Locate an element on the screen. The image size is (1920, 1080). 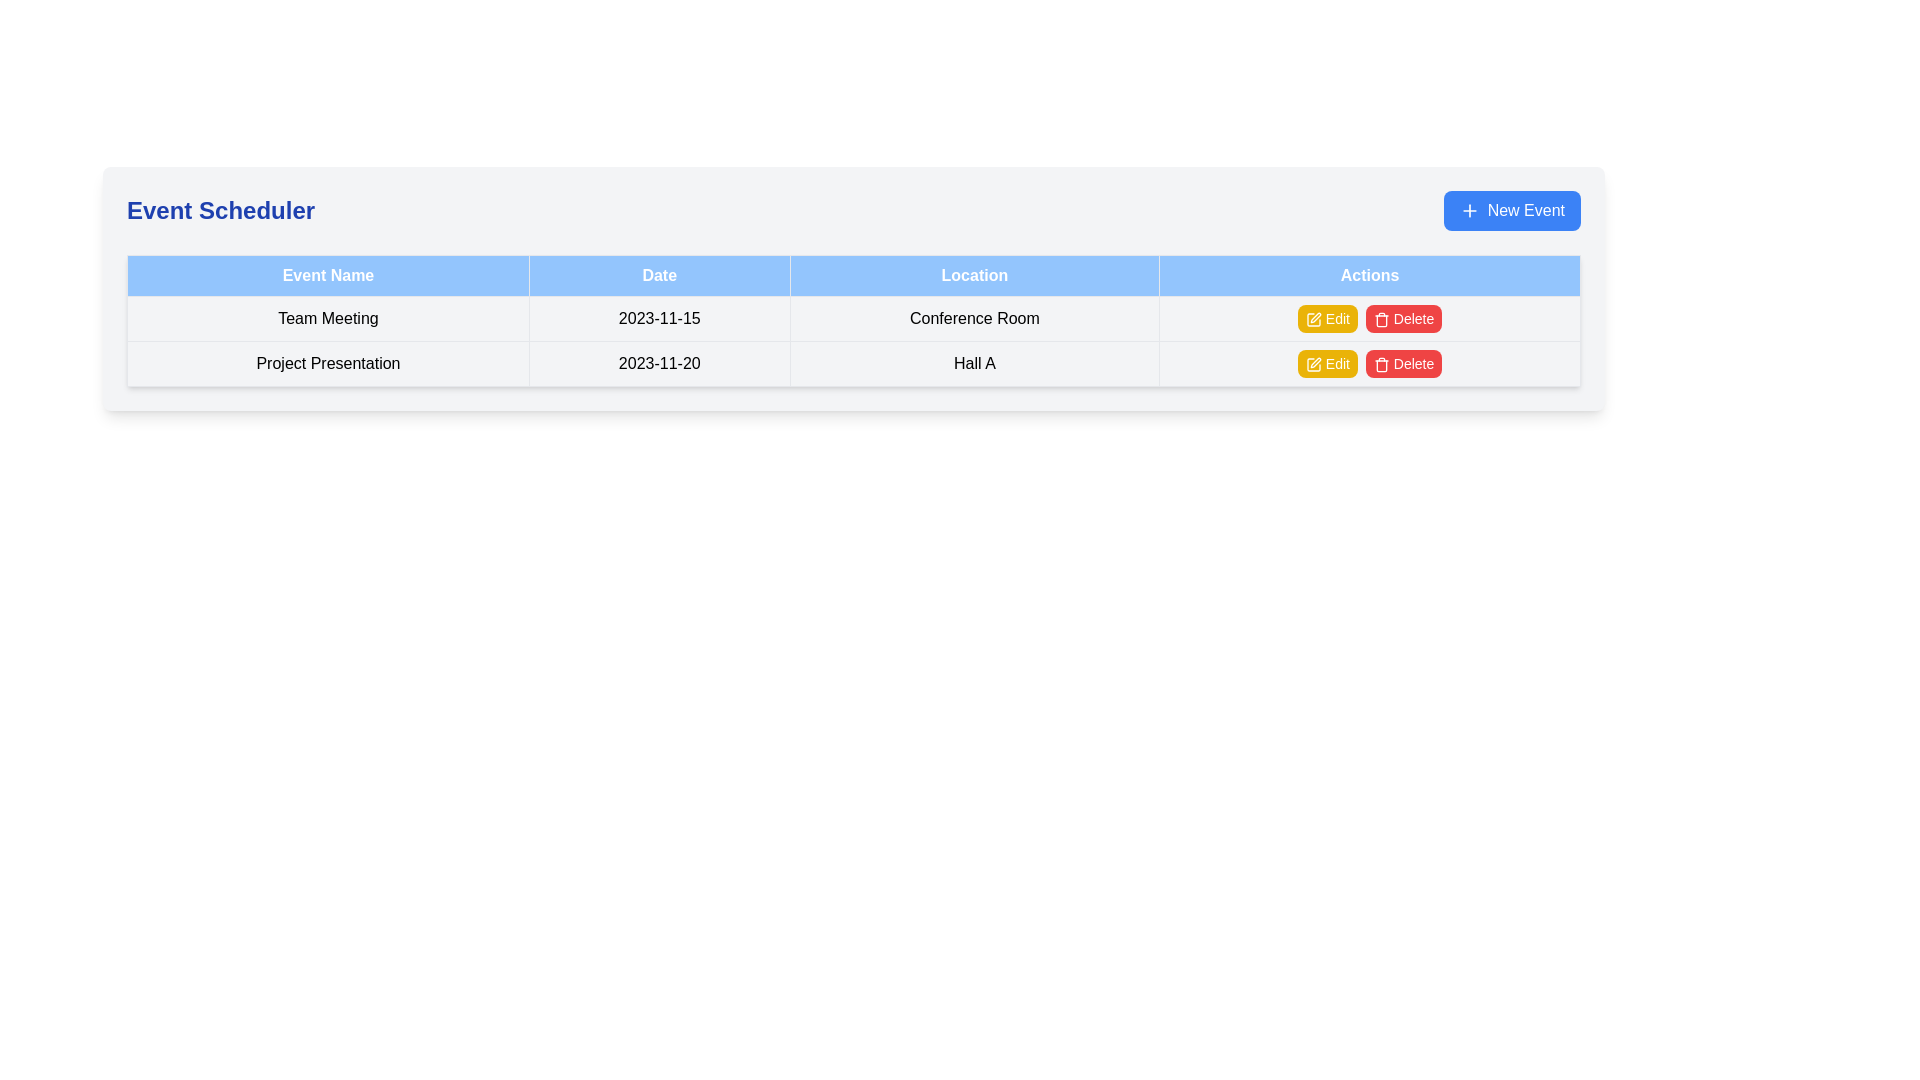
the interactive buttons in the 'Actions' column of the first row of the table for the 'Team Meeting' event is located at coordinates (1369, 318).